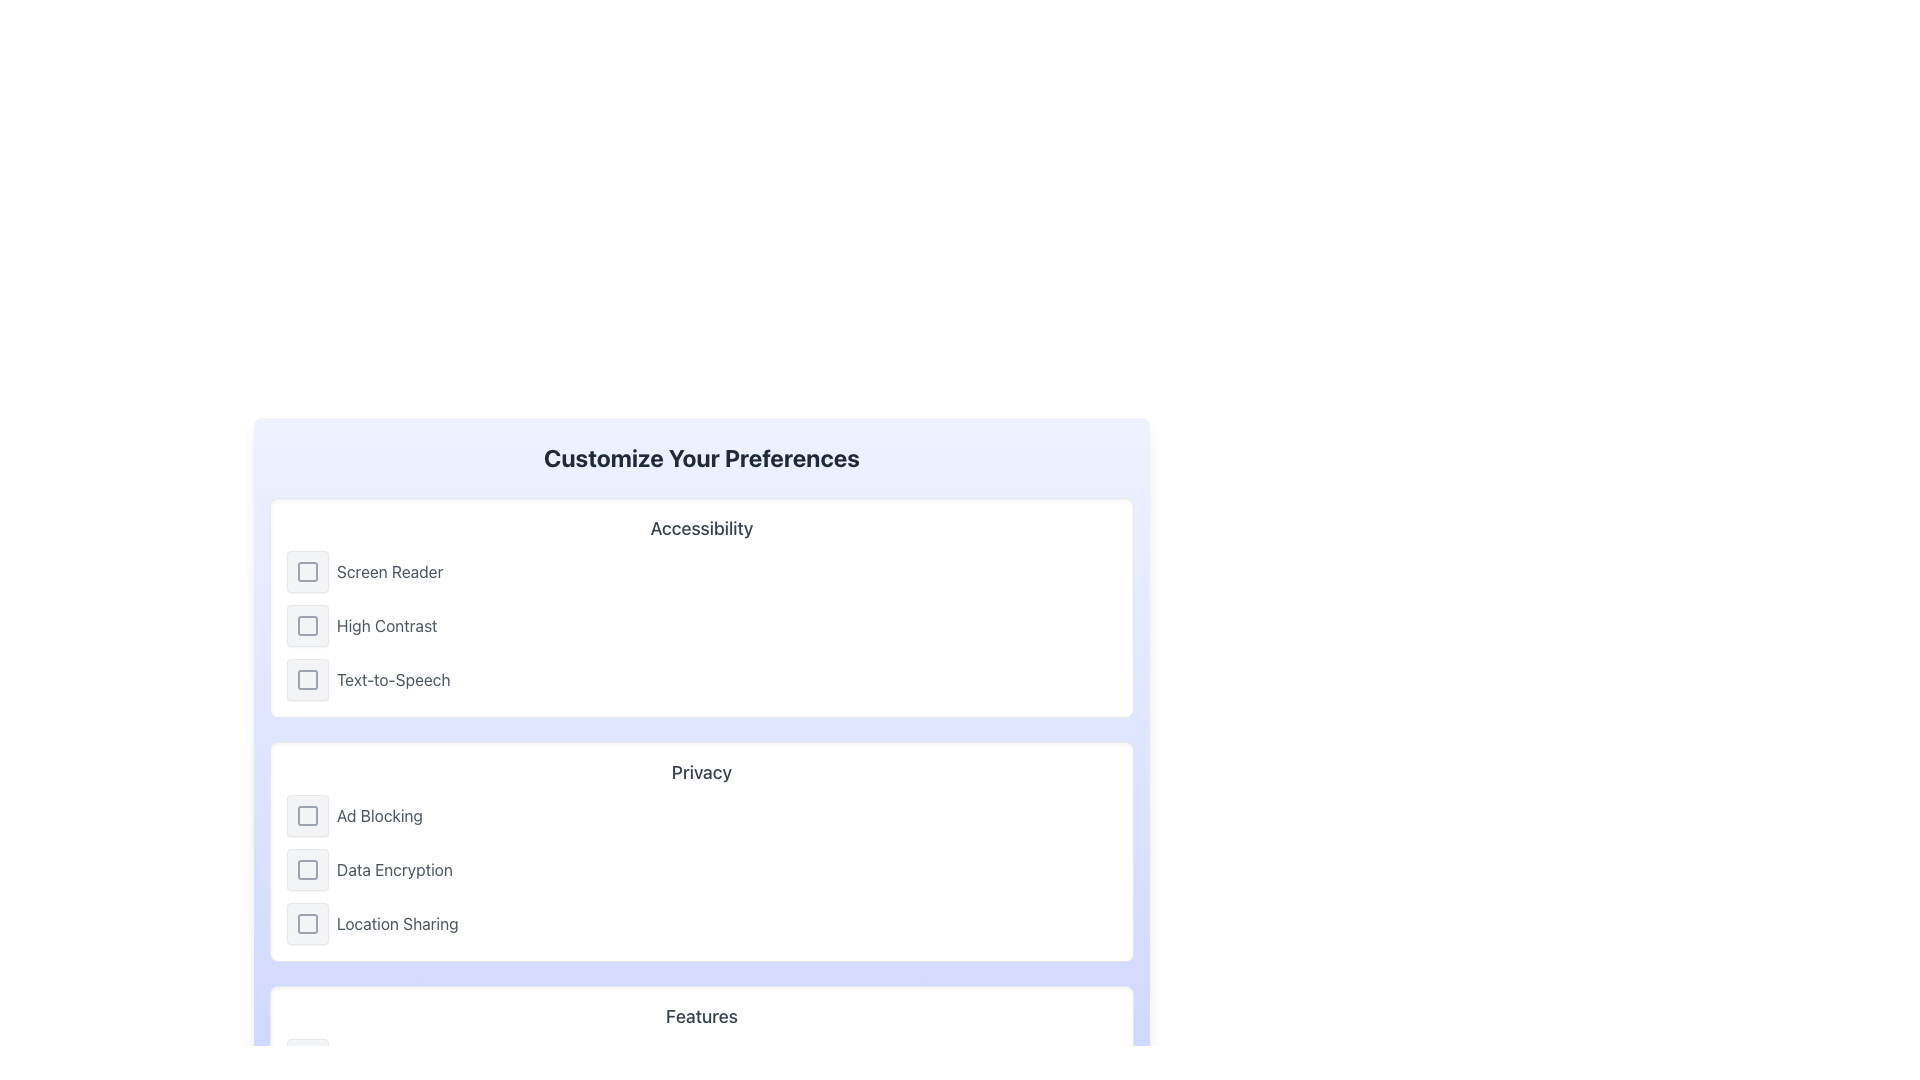 The width and height of the screenshot is (1920, 1080). I want to click on the 'Data Encryption' text label, which is styled in gray and associated with a checkbox in the 'Privacy' section of the interface, so click(394, 869).